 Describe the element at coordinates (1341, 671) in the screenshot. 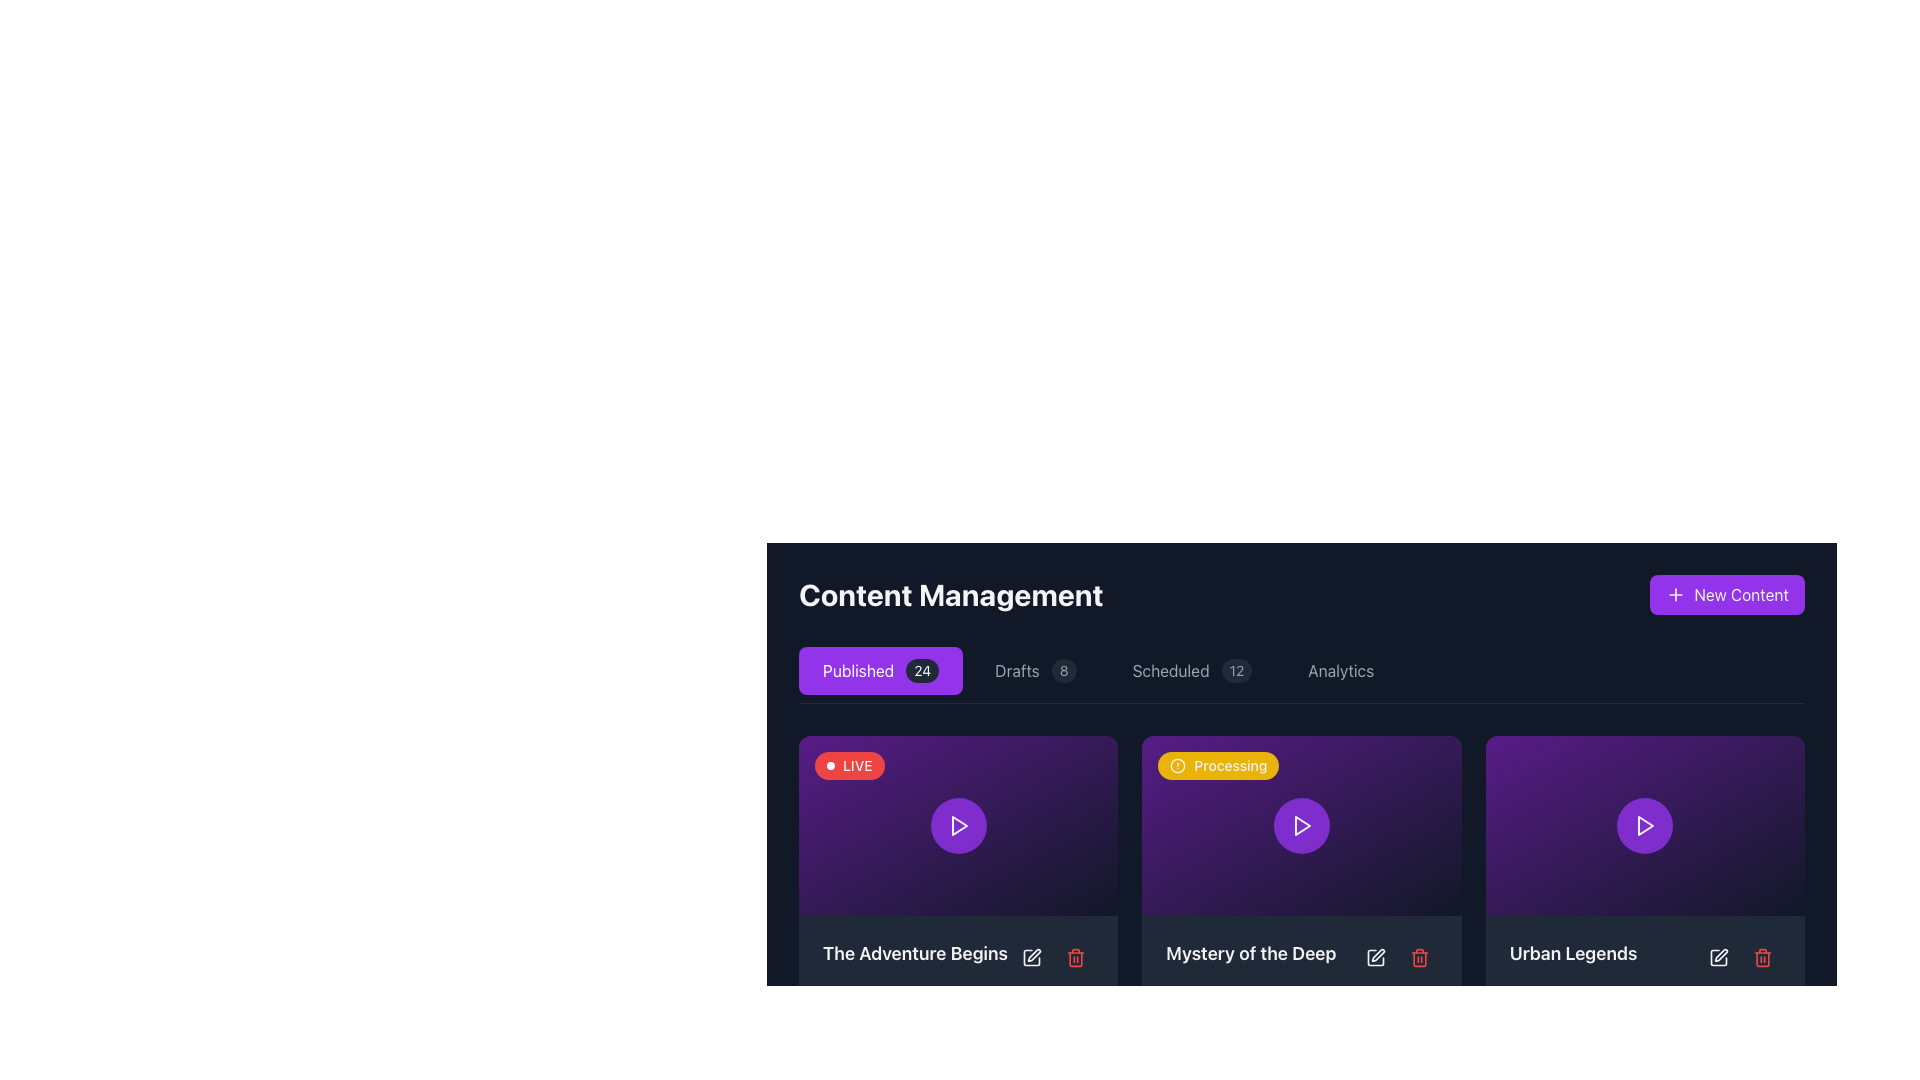

I see `contents of the text label displaying 'Analytics' in gray color, located in the top-right section of the interface, adjacent to the 'Scheduled' section` at that location.